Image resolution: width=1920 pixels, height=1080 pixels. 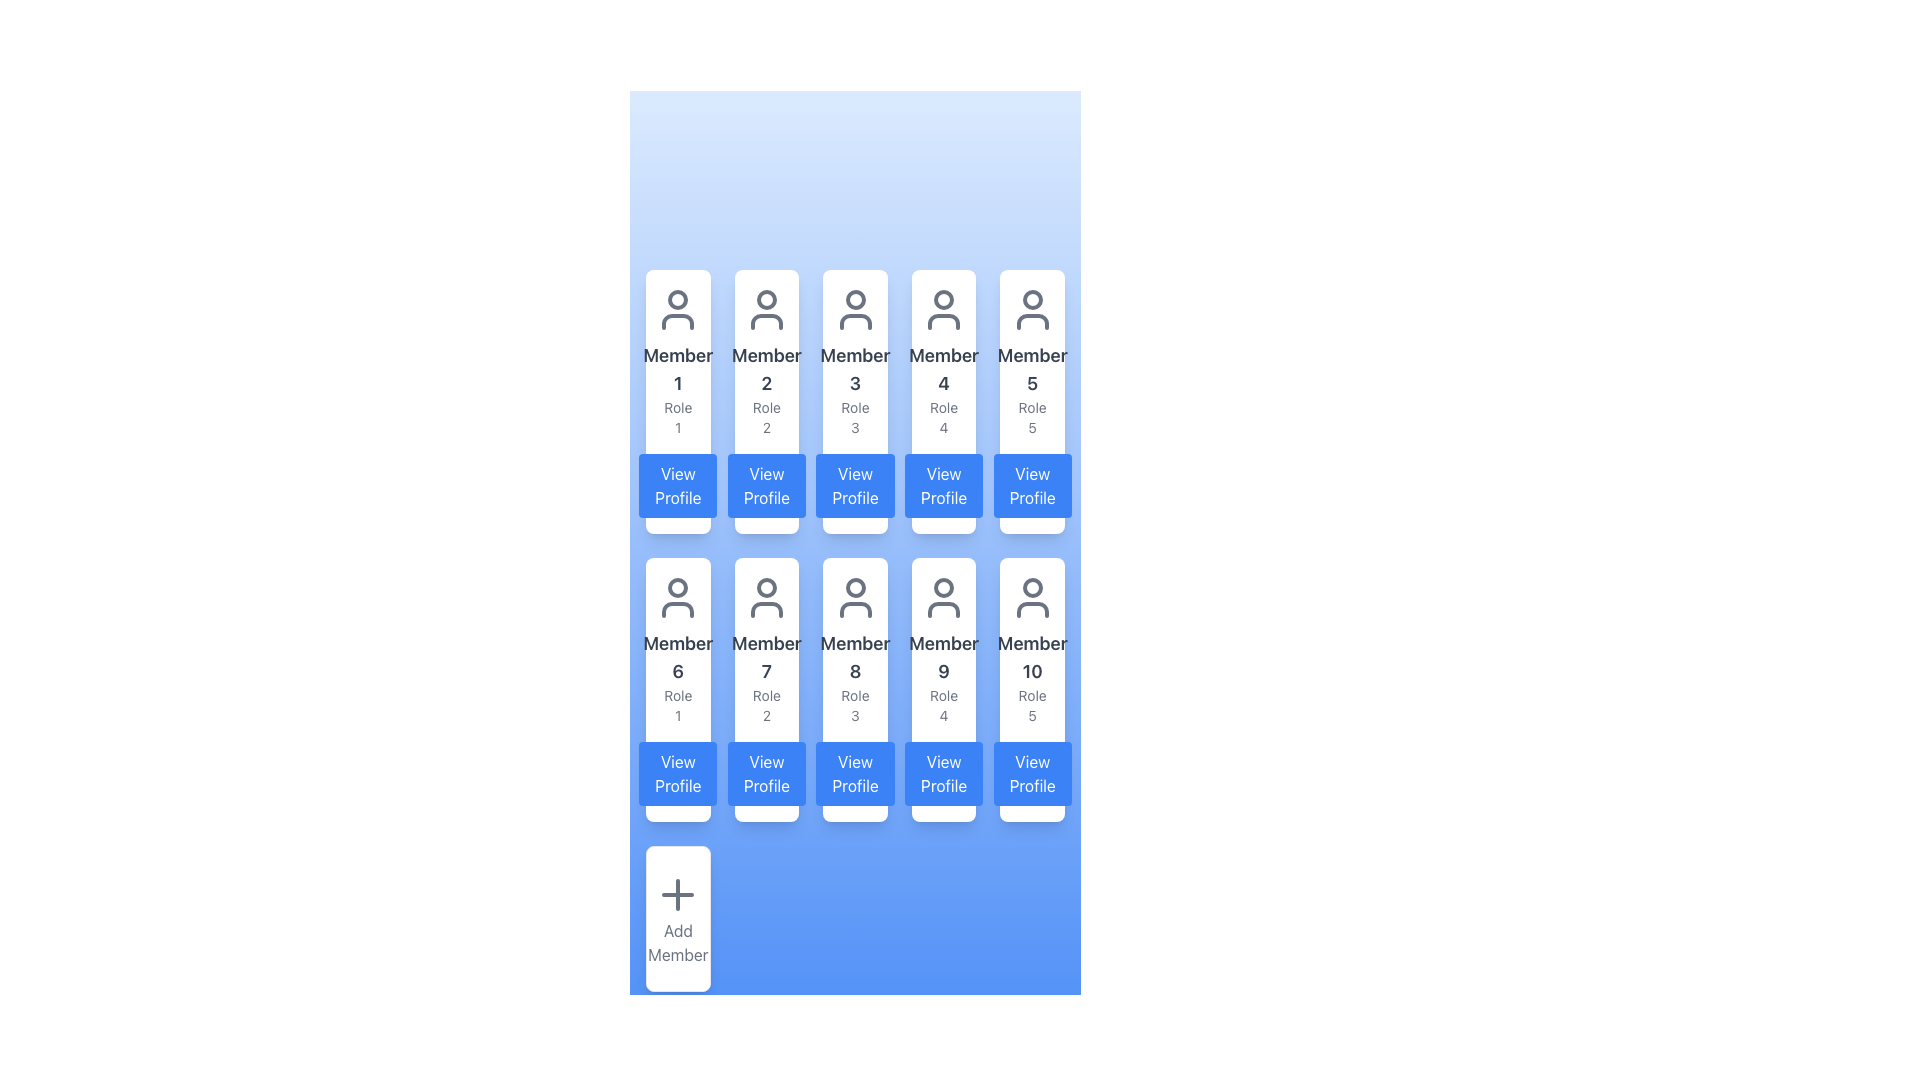 I want to click on the button that triggers adding a new member to the grid, located at the bottom-left under the 'Member 6' card, so click(x=678, y=918).